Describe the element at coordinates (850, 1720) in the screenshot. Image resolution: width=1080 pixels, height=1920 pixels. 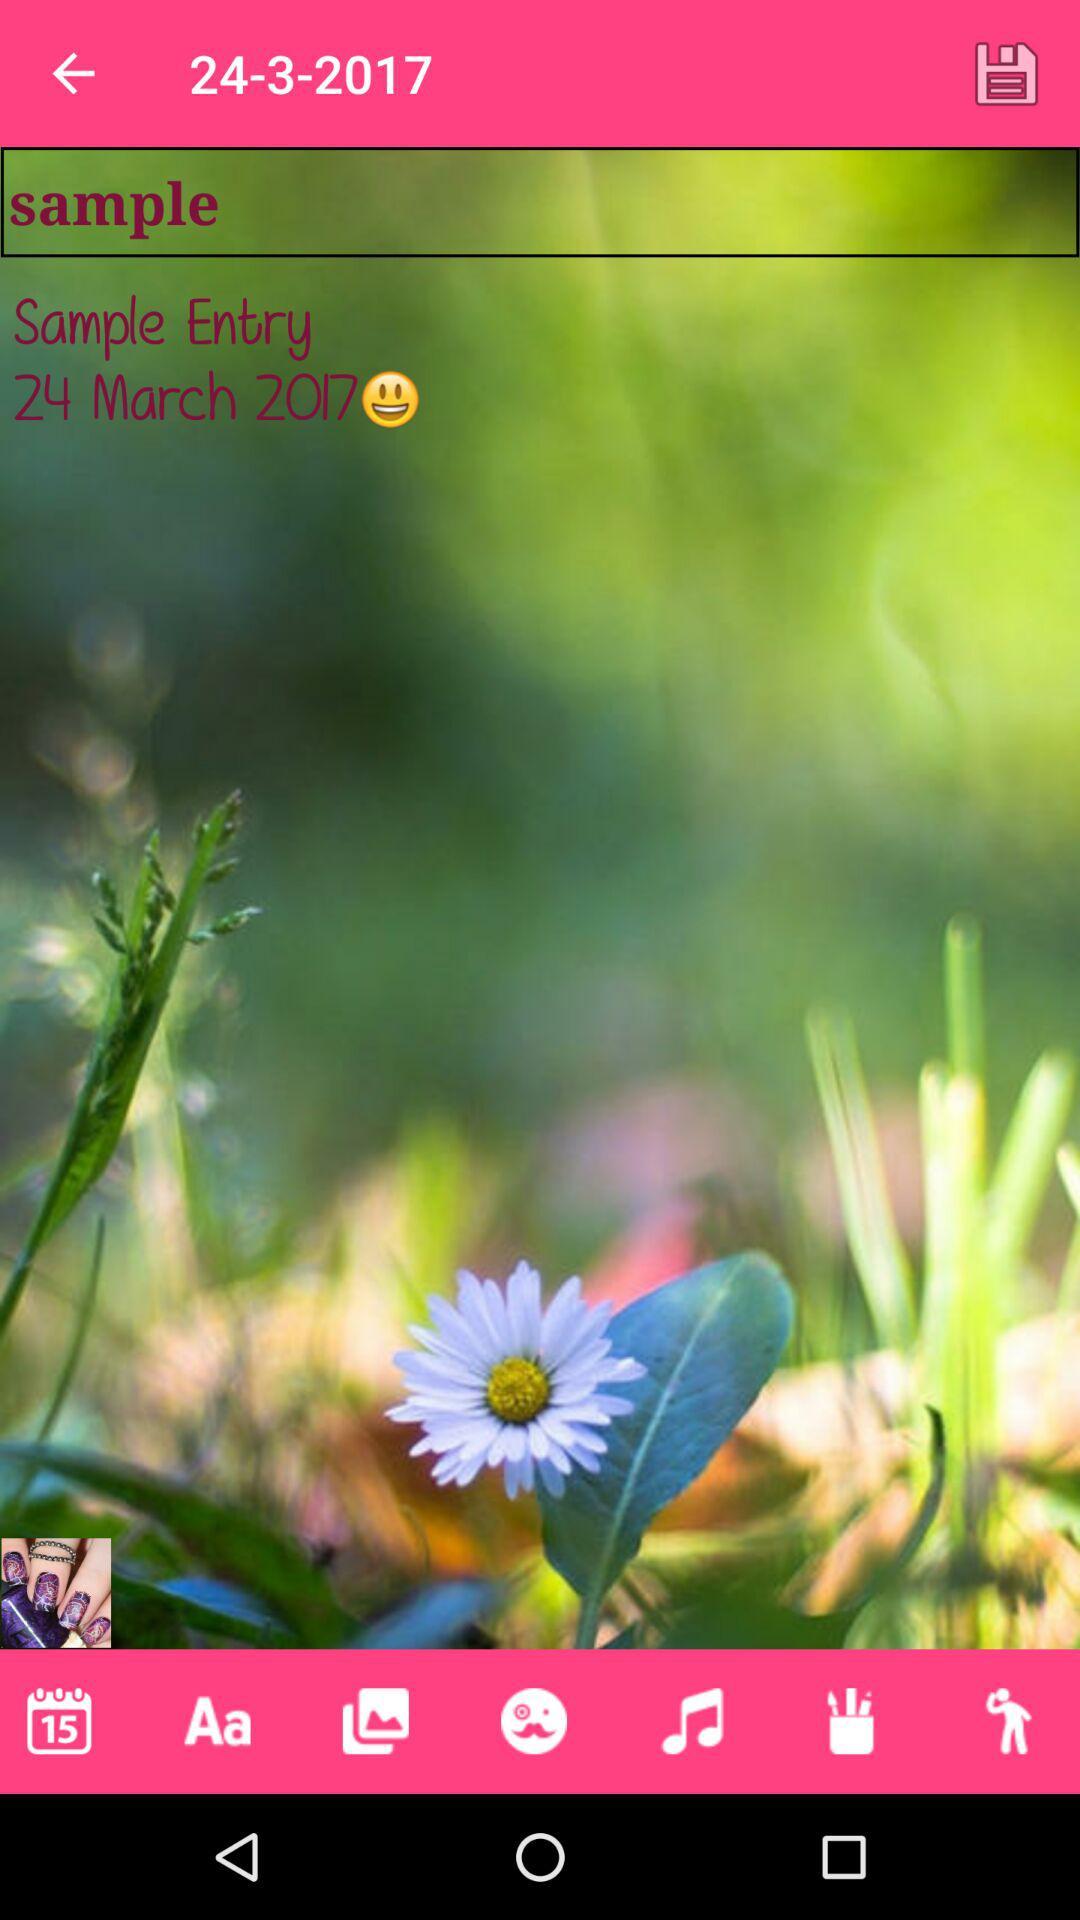
I see `the item below sample entry 24` at that location.